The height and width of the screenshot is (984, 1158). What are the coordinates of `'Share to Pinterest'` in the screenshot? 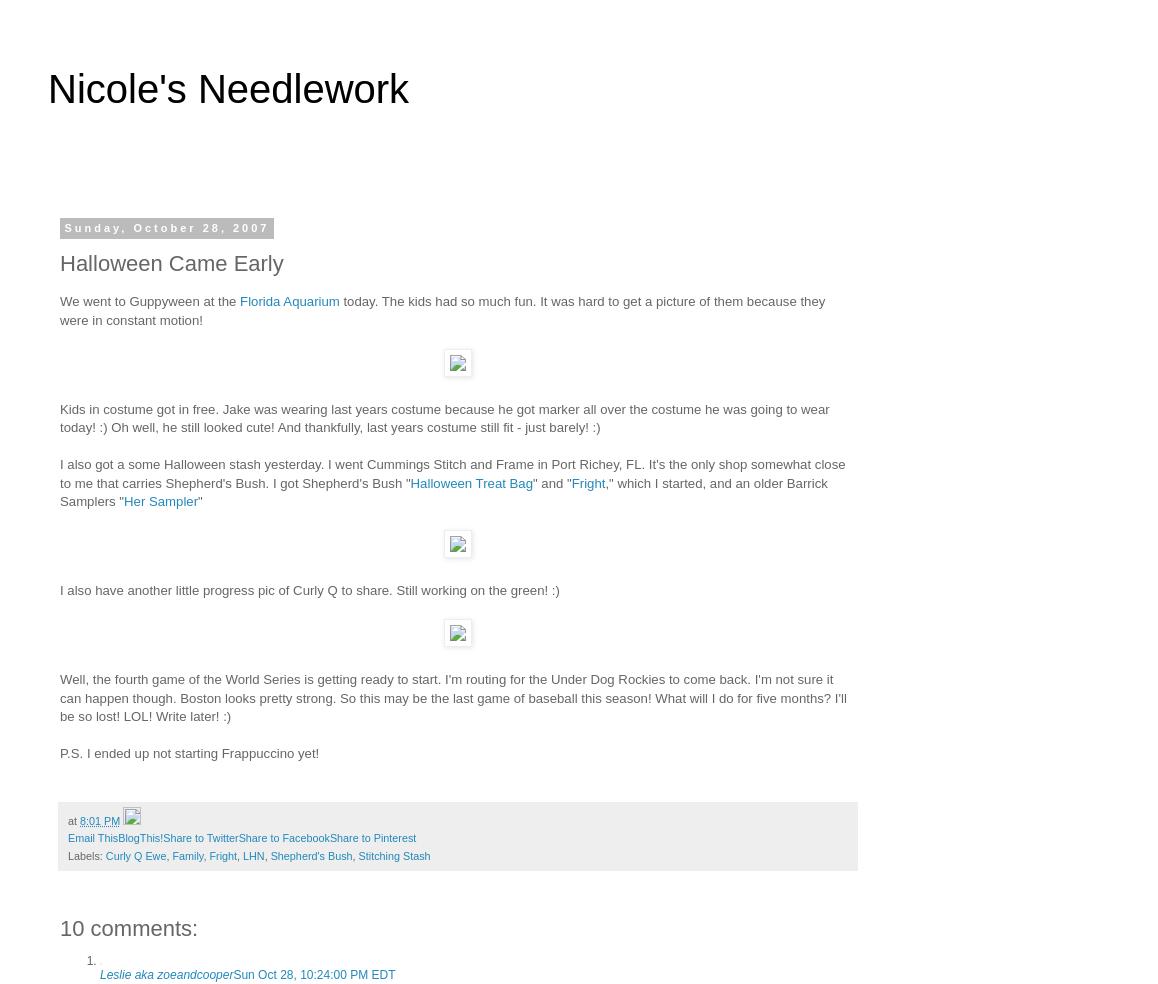 It's located at (371, 836).